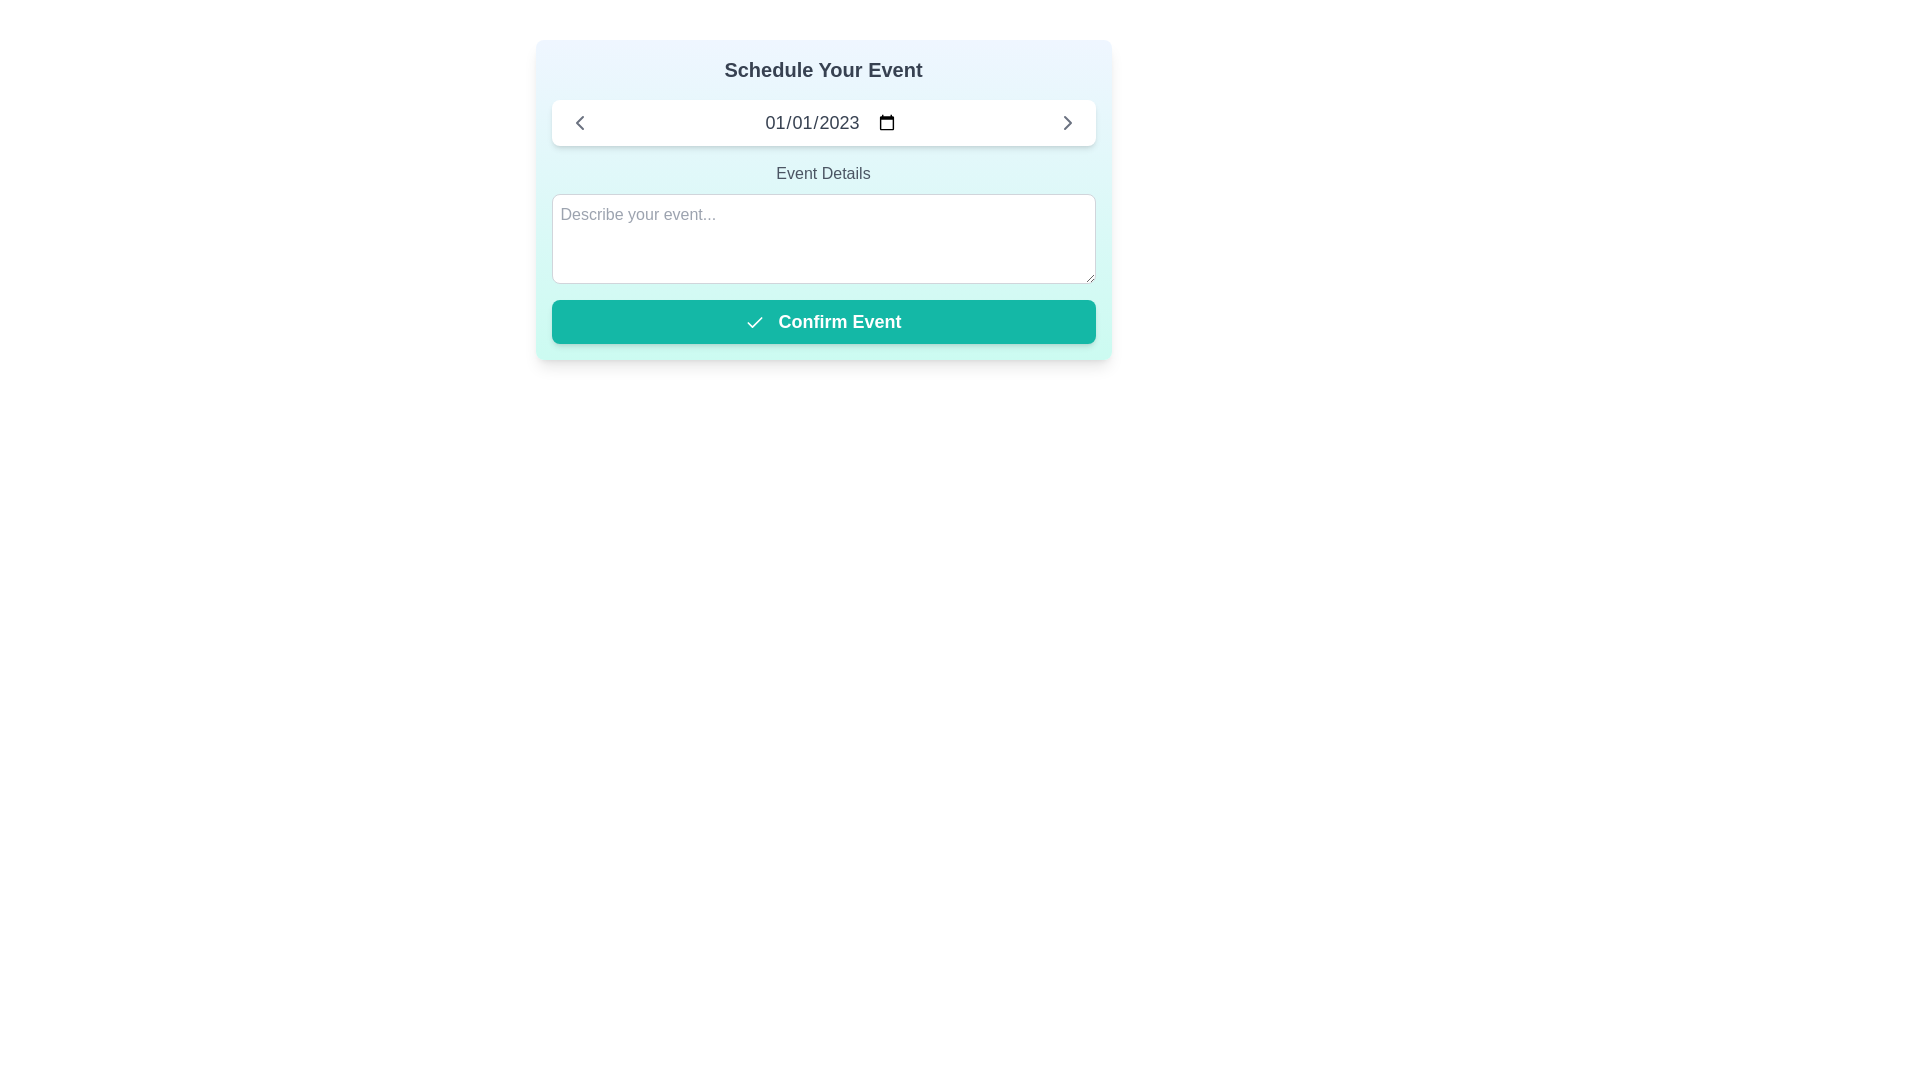  Describe the element at coordinates (578, 123) in the screenshot. I see `the back button icon located in the left section of the horizontal bar at the top of the modal interface, which is to the left of the date display field` at that location.